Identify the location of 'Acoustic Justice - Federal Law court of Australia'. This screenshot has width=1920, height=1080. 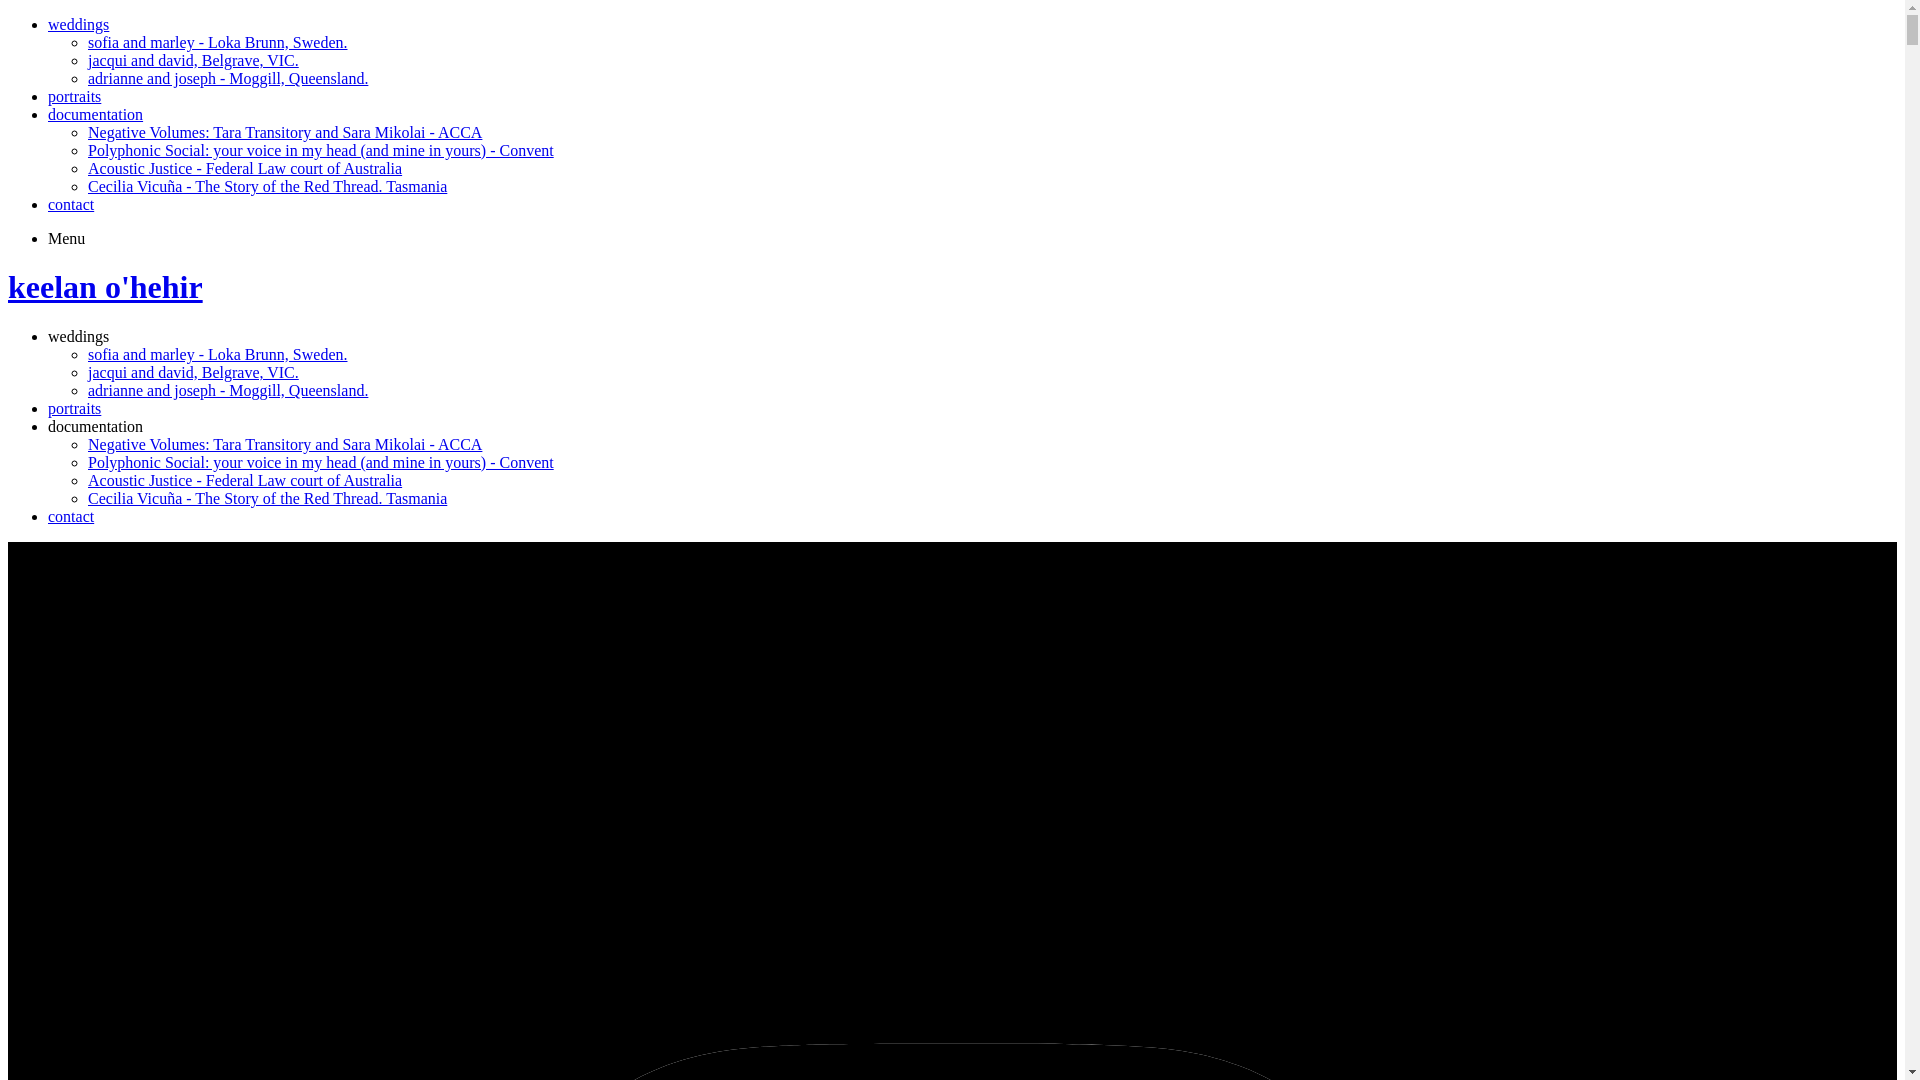
(243, 167).